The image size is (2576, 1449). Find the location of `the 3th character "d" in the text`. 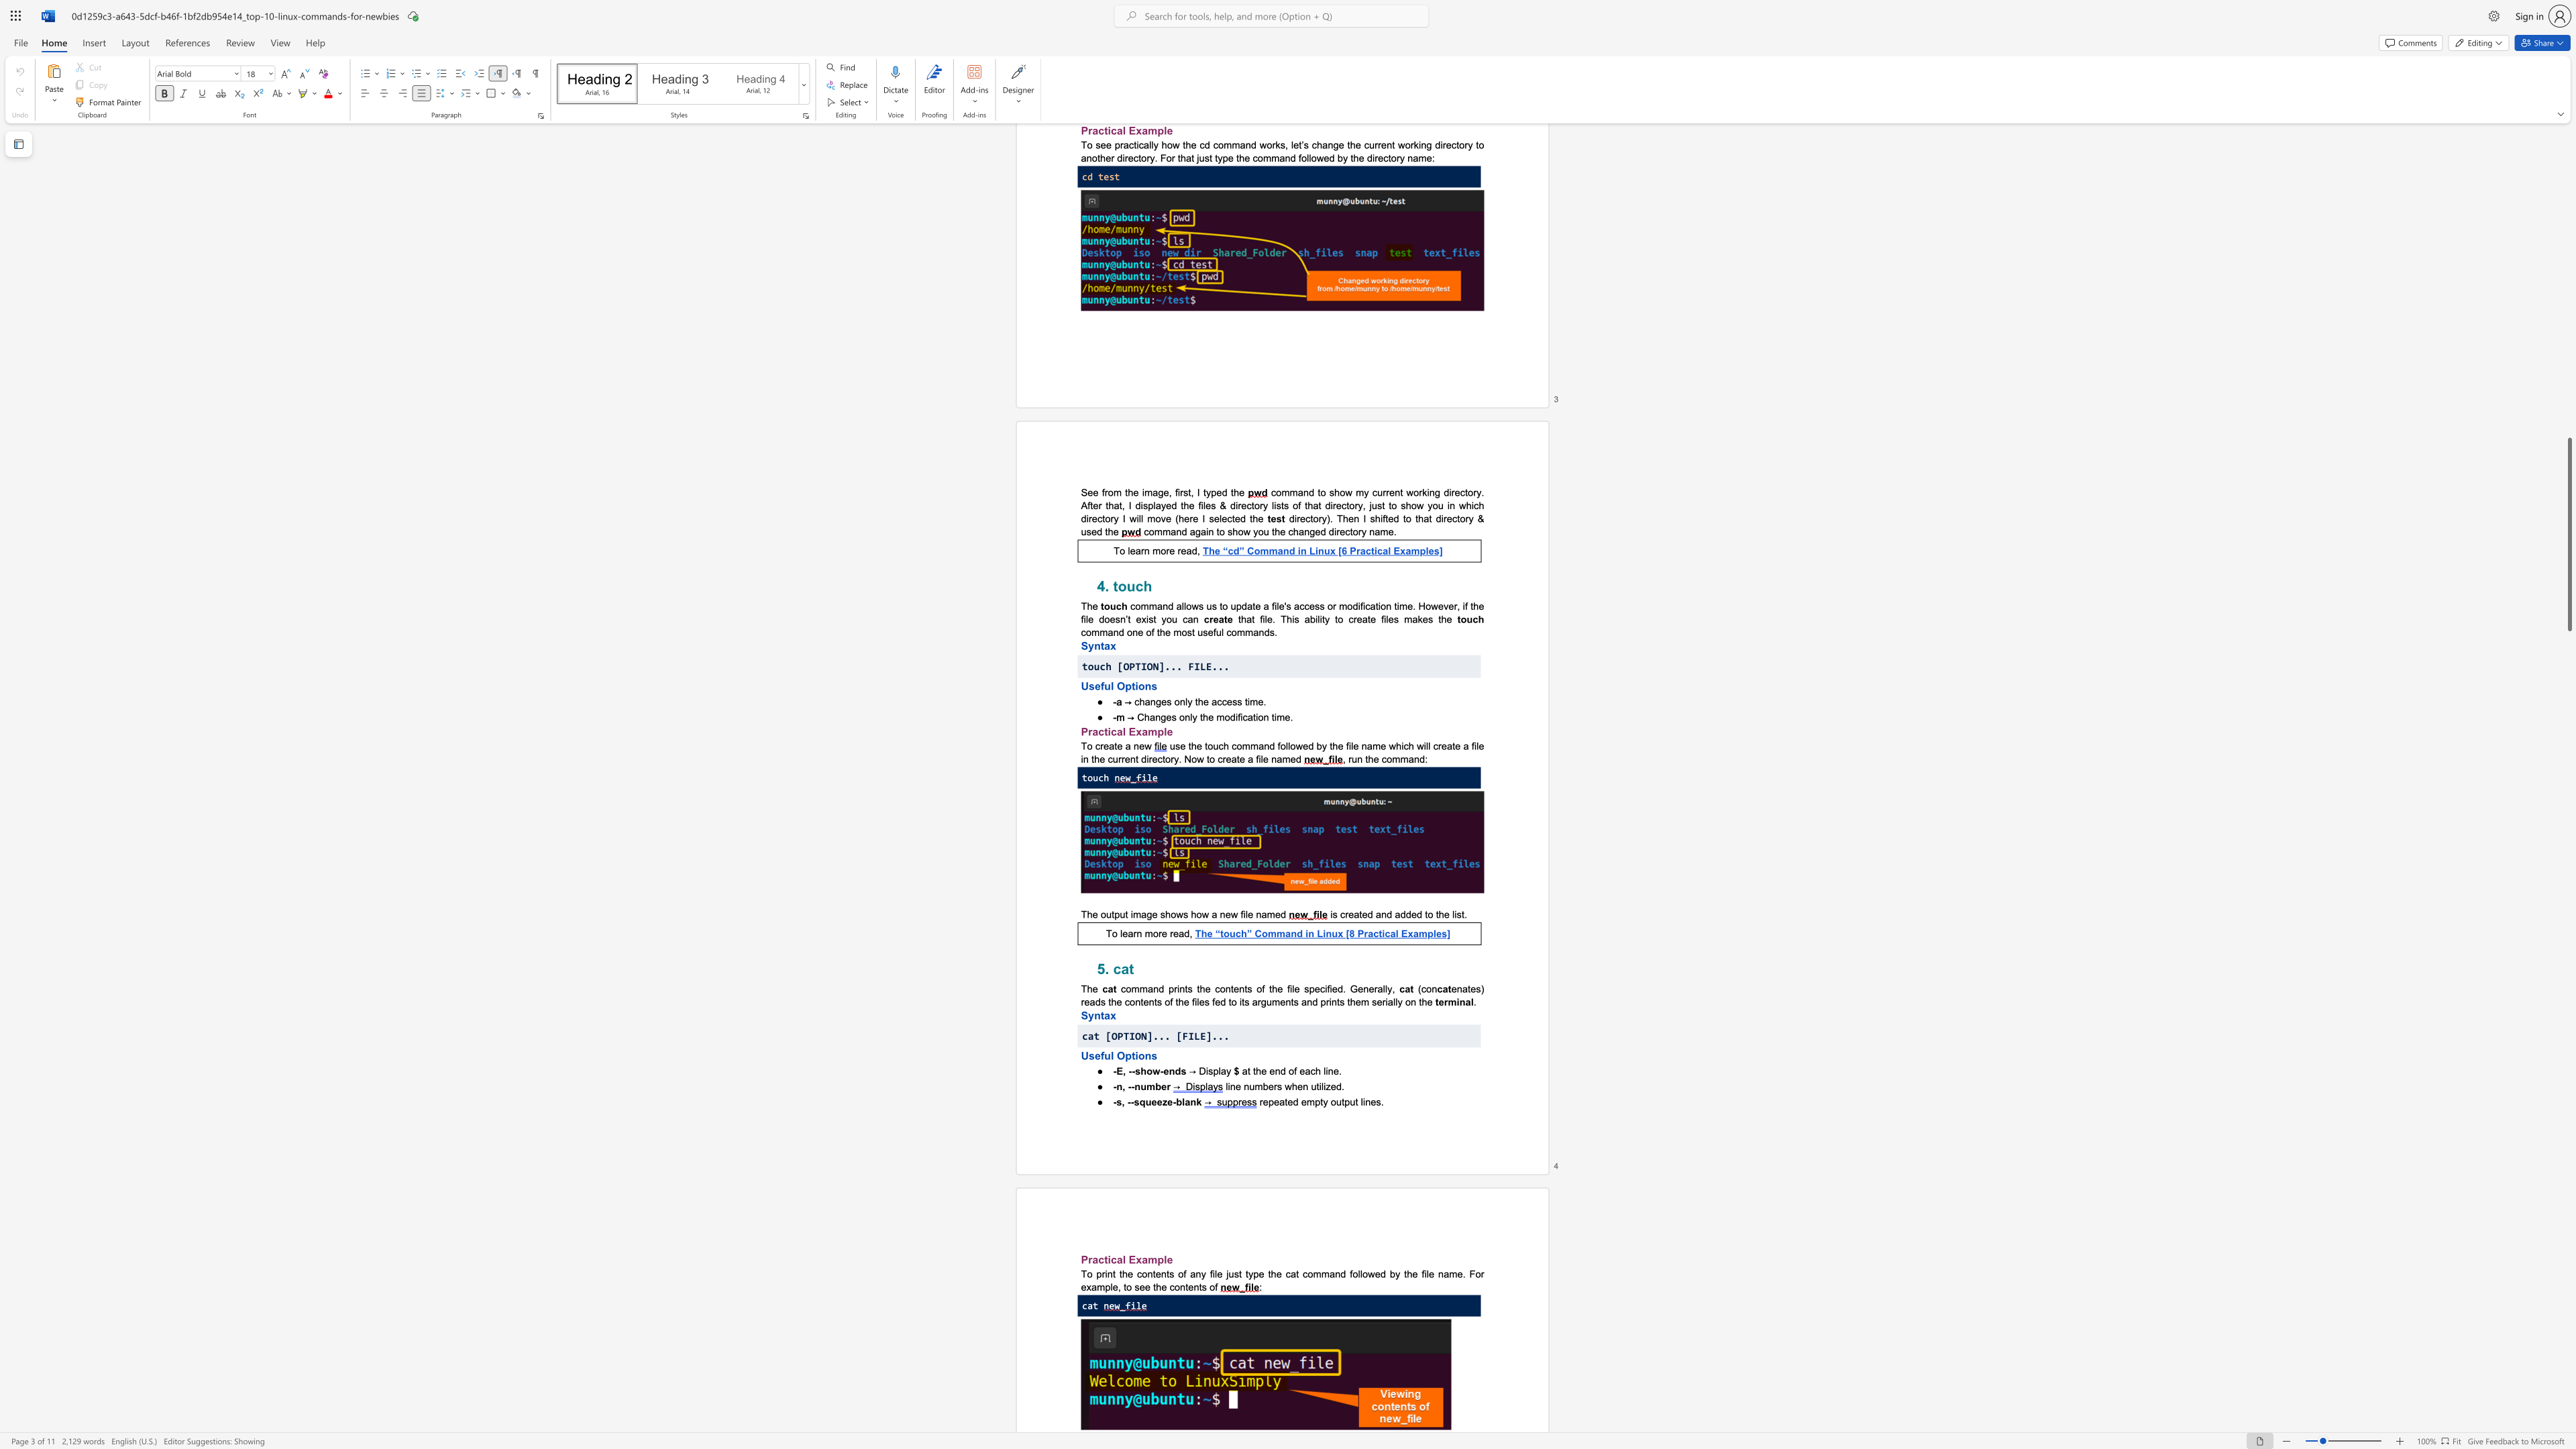

the 3th character "d" in the text is located at coordinates (1403, 914).